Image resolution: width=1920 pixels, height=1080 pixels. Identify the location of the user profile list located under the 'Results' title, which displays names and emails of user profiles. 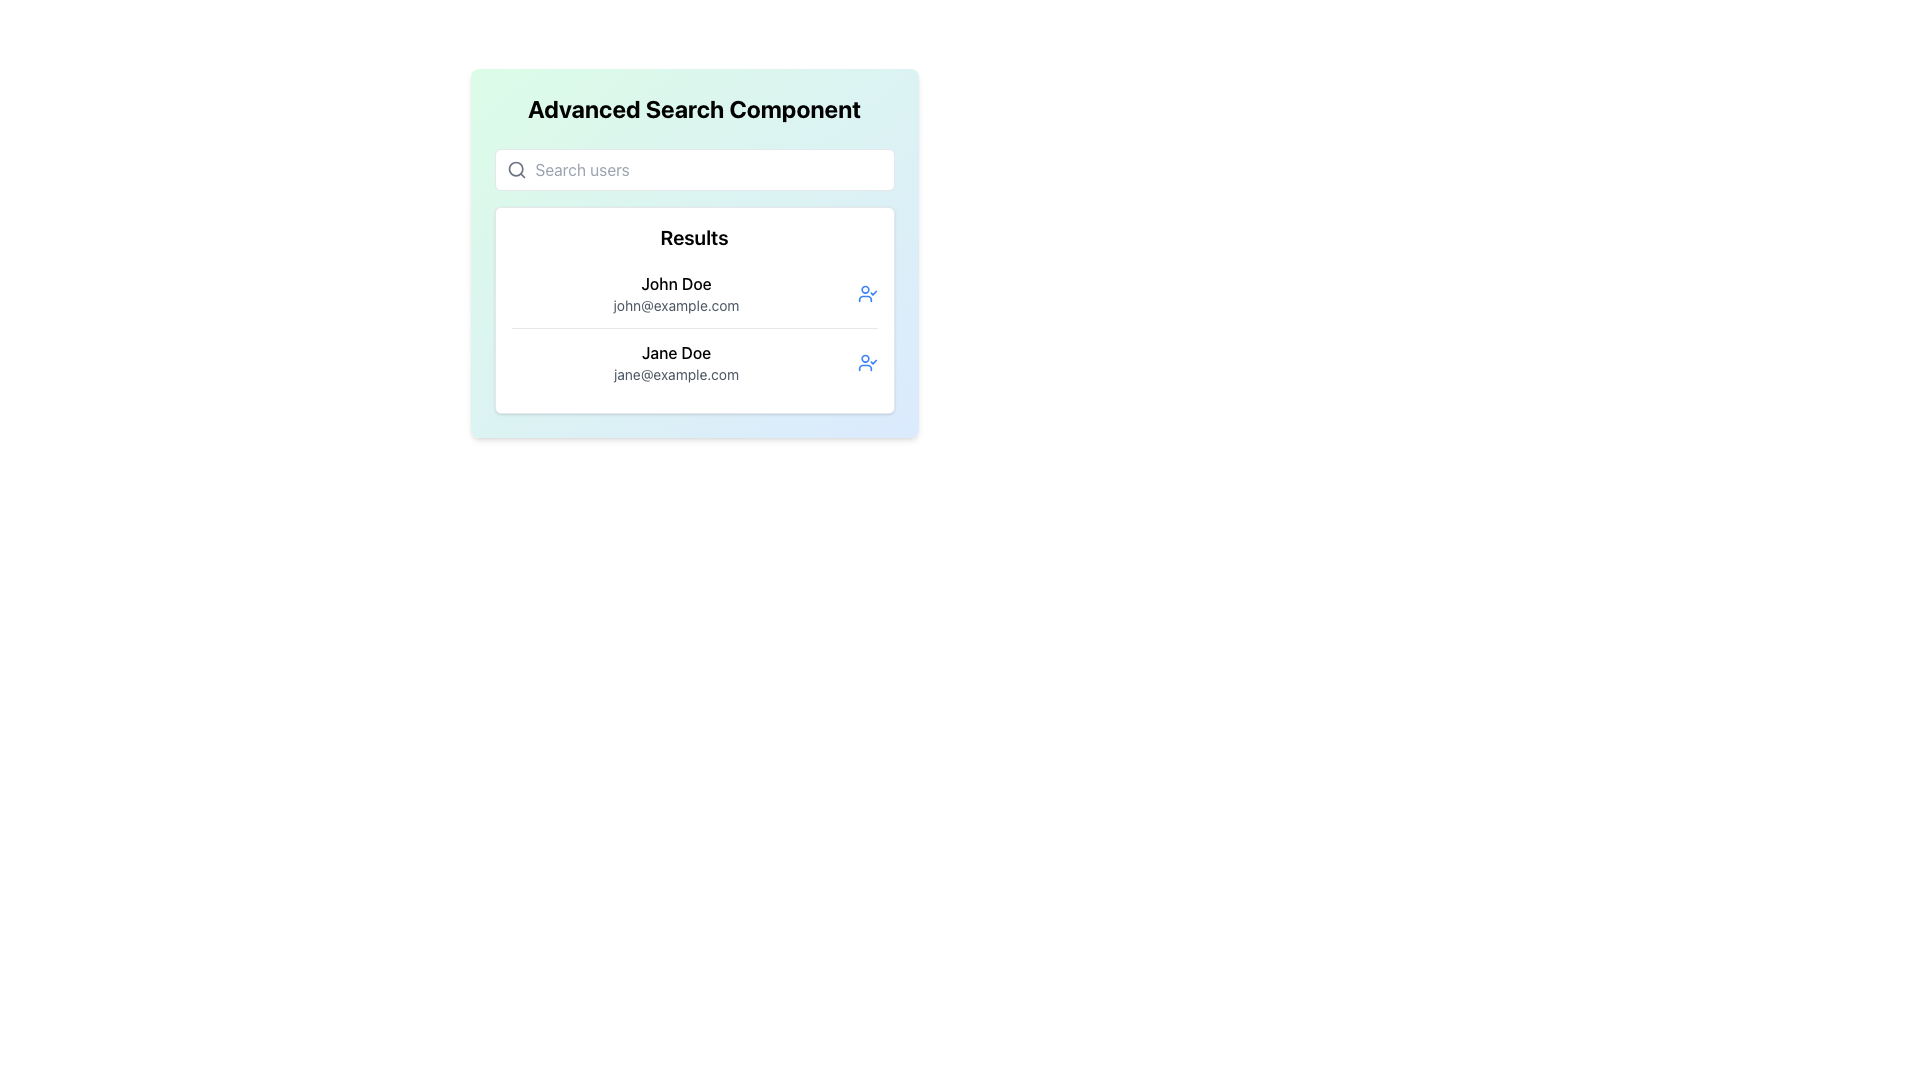
(694, 327).